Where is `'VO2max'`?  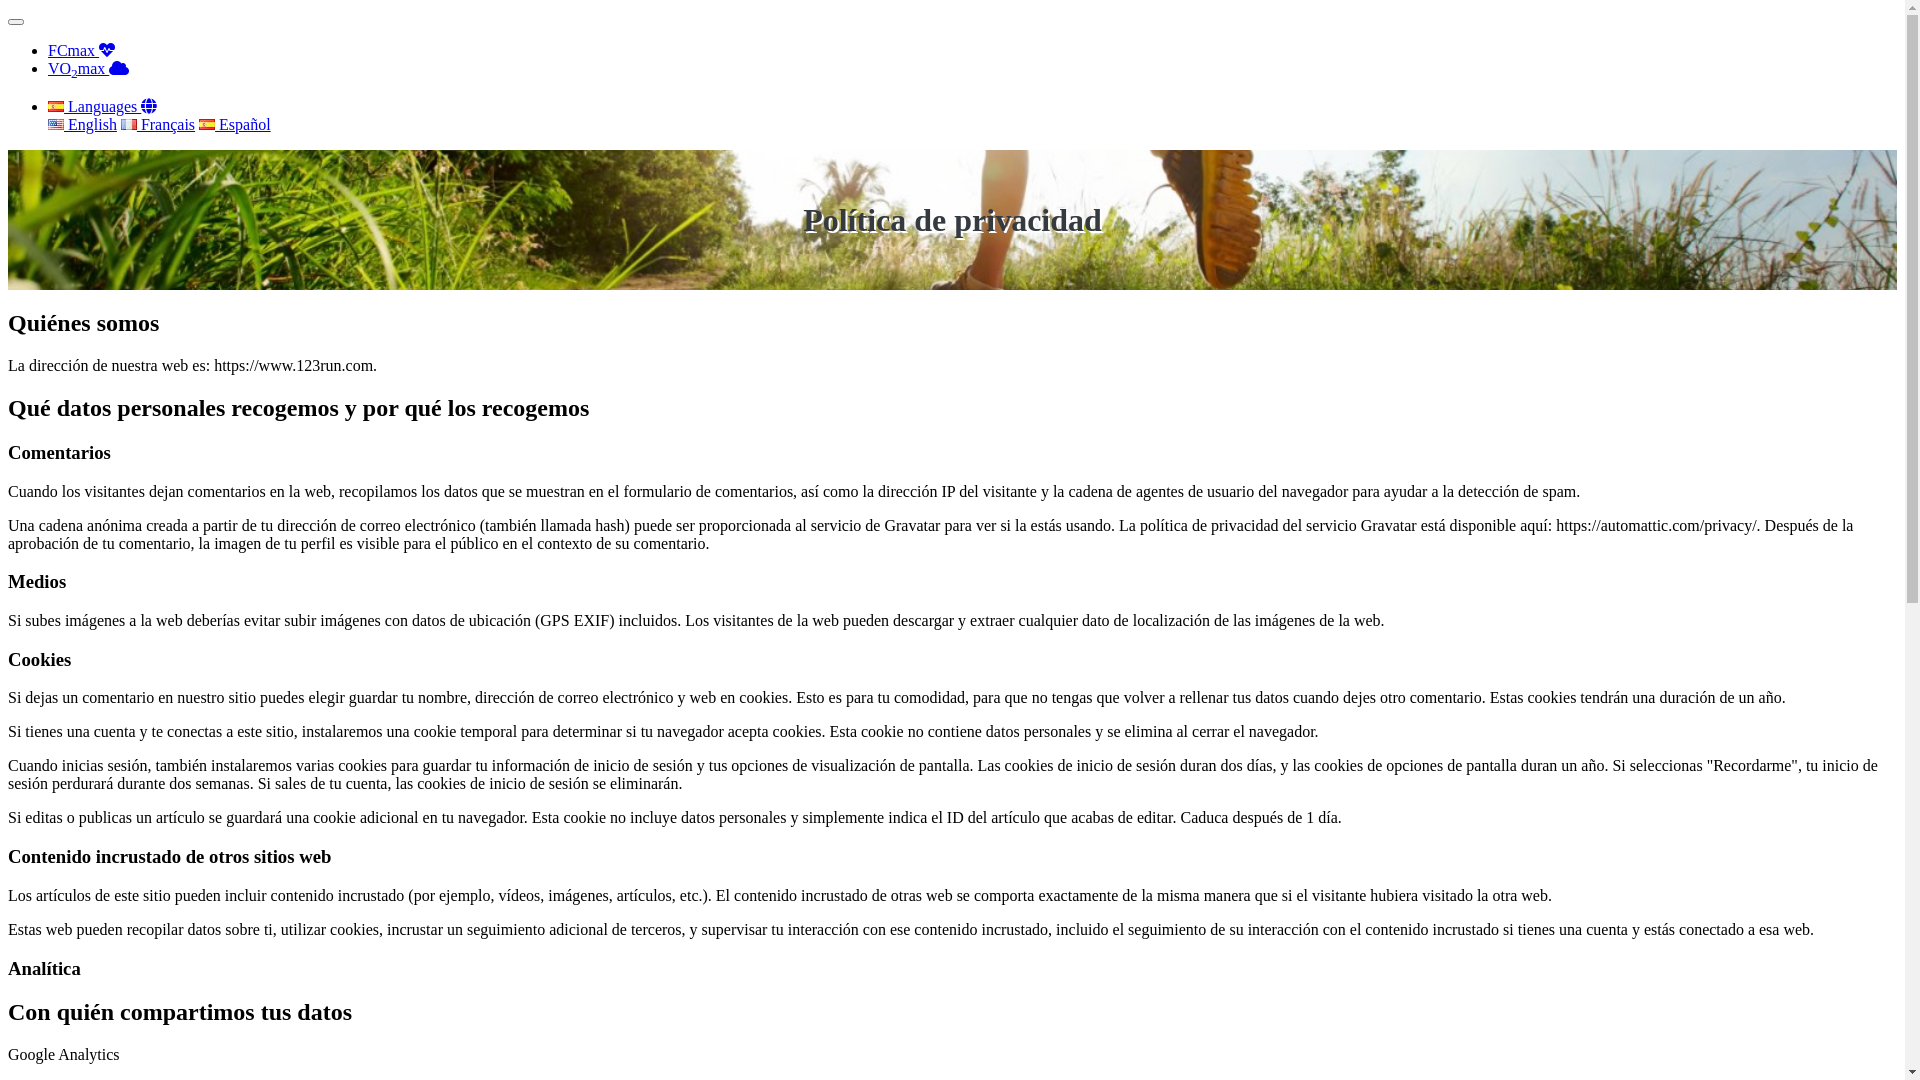
'VO2max' is located at coordinates (87, 67).